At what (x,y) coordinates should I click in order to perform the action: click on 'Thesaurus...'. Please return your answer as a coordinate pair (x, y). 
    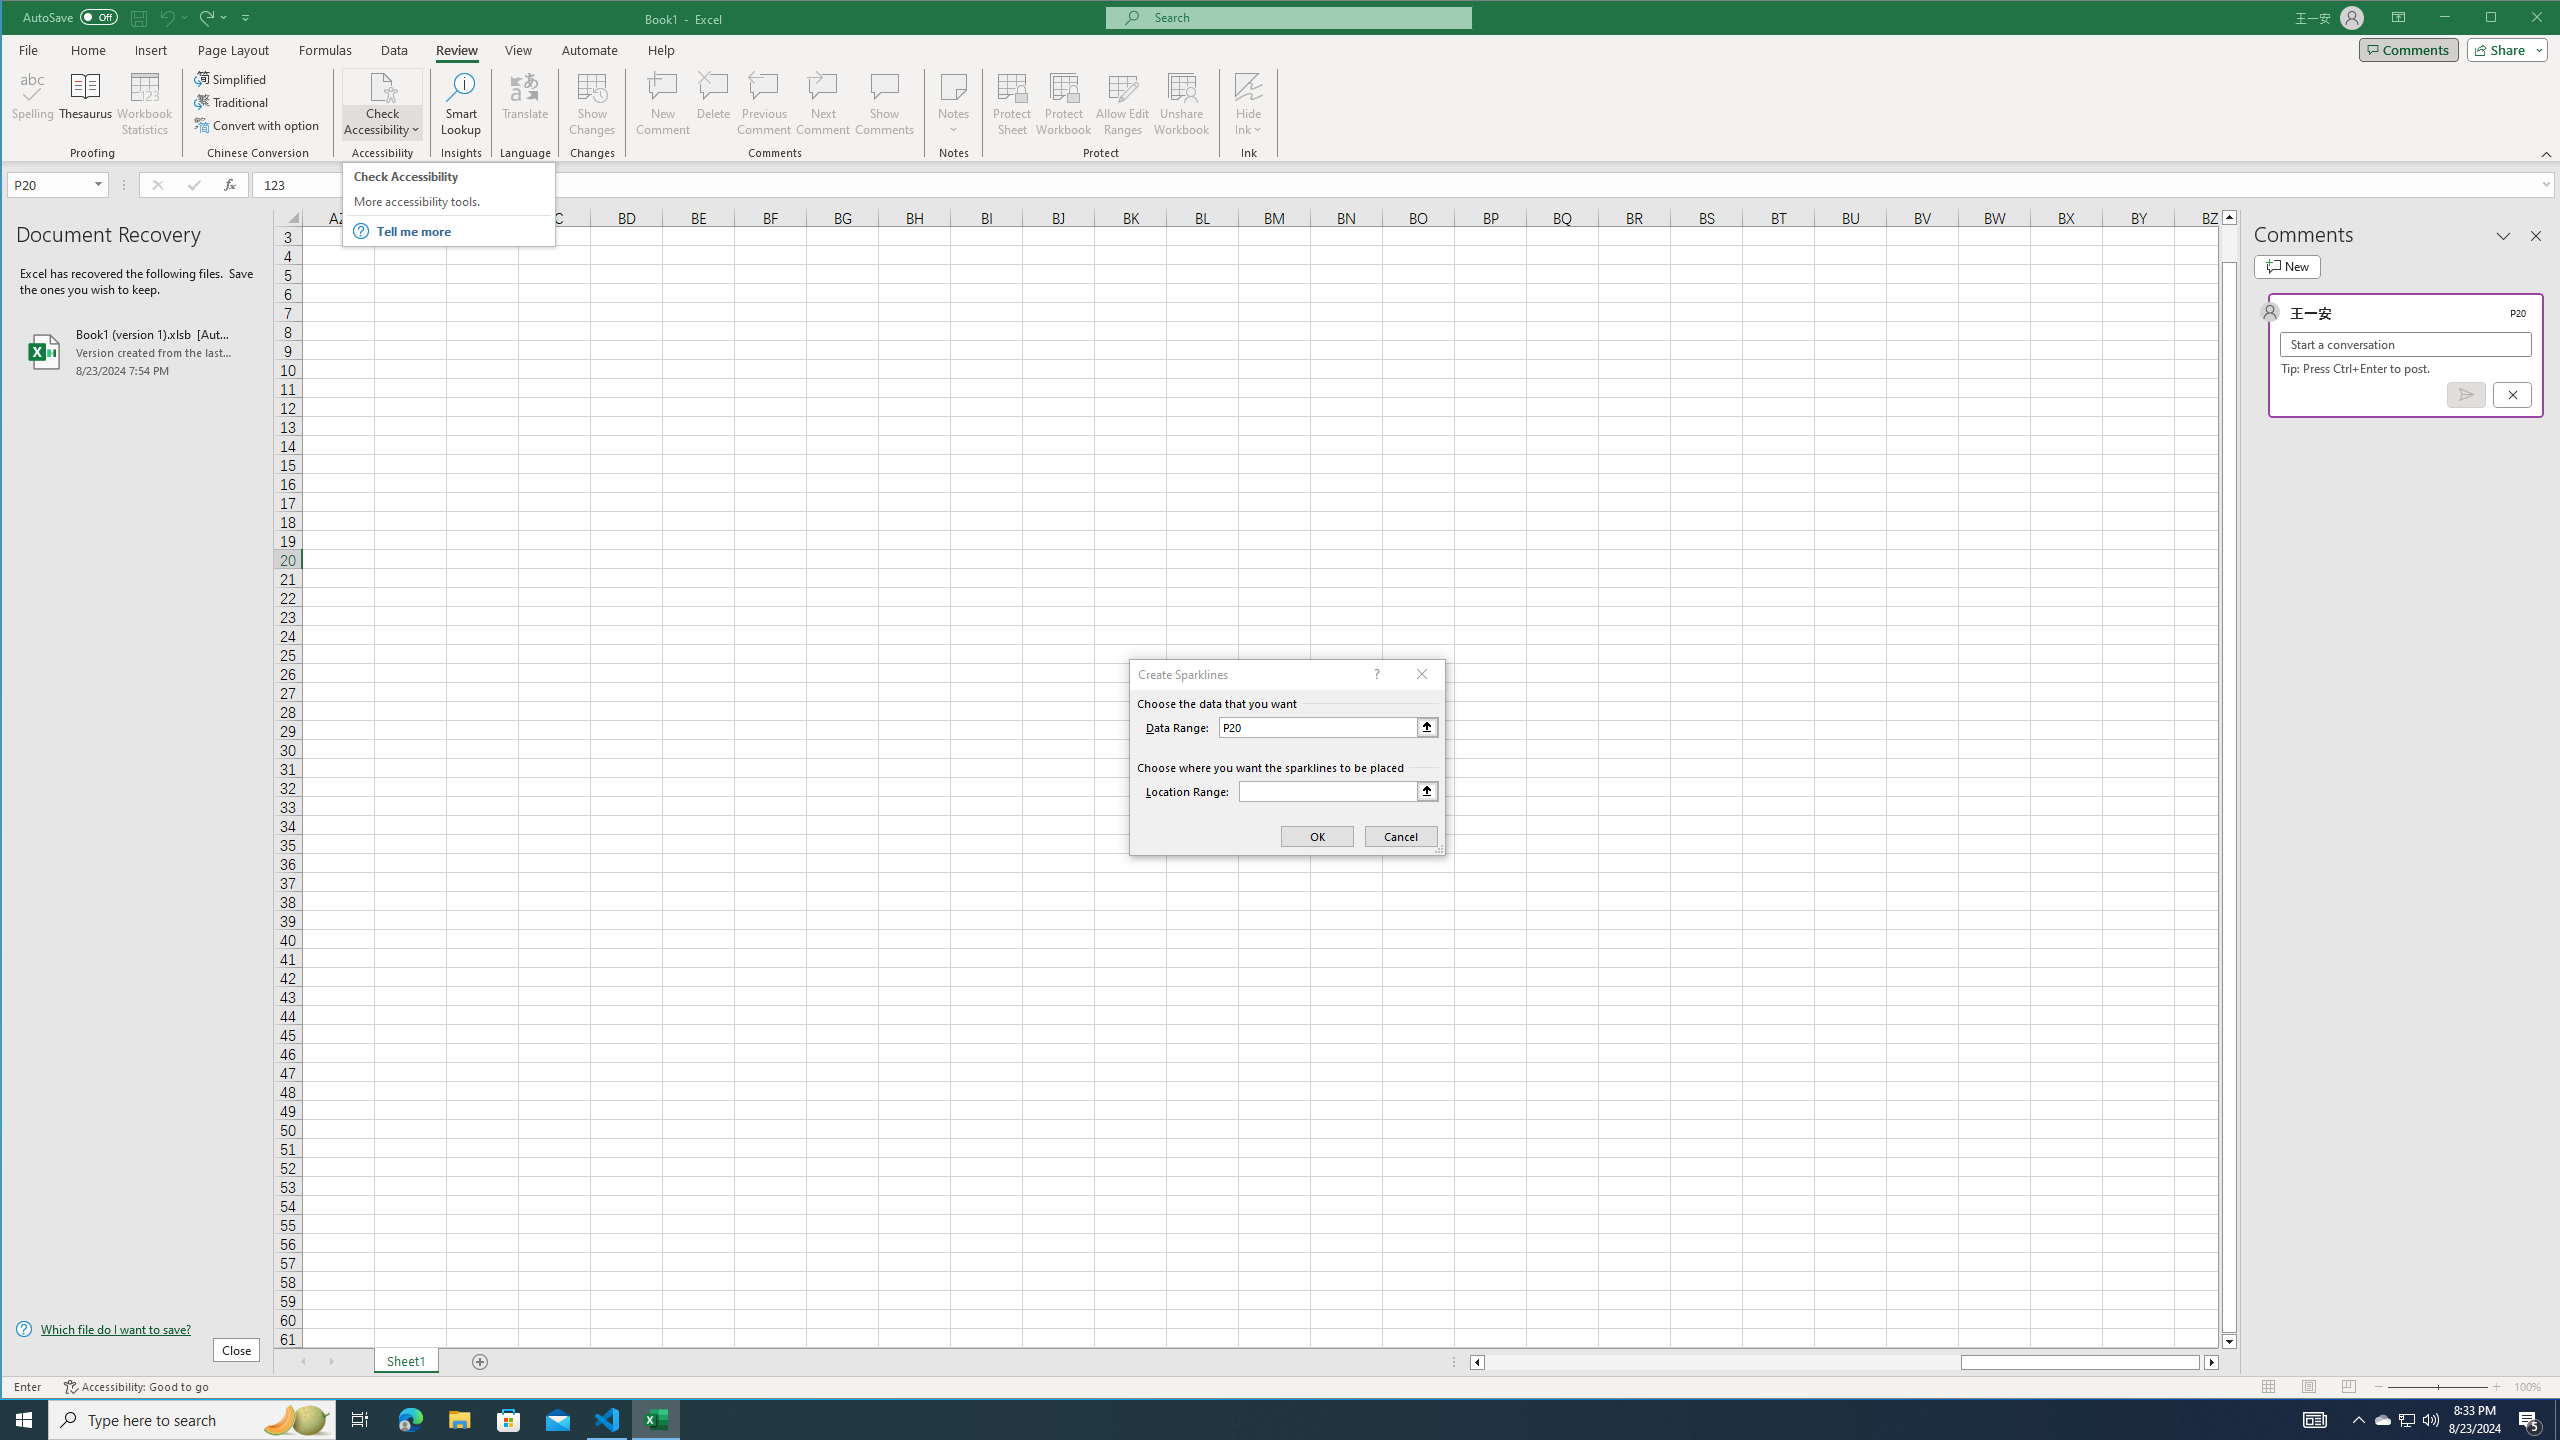
    Looking at the image, I should click on (85, 103).